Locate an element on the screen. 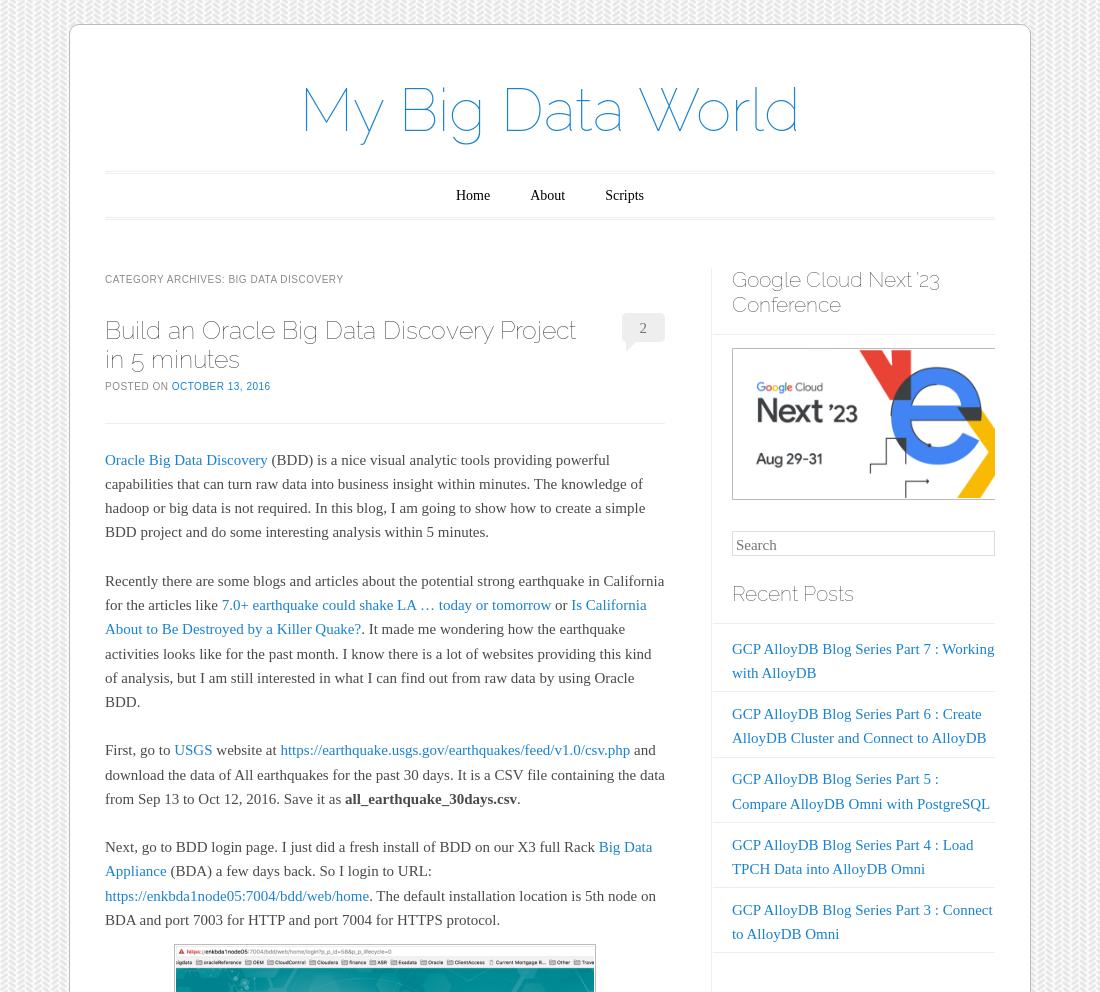 The width and height of the screenshot is (1100, 992). 'Next, go to BDD login page. I just did a fresh install of BDD on our X3 full Rack' is located at coordinates (351, 845).